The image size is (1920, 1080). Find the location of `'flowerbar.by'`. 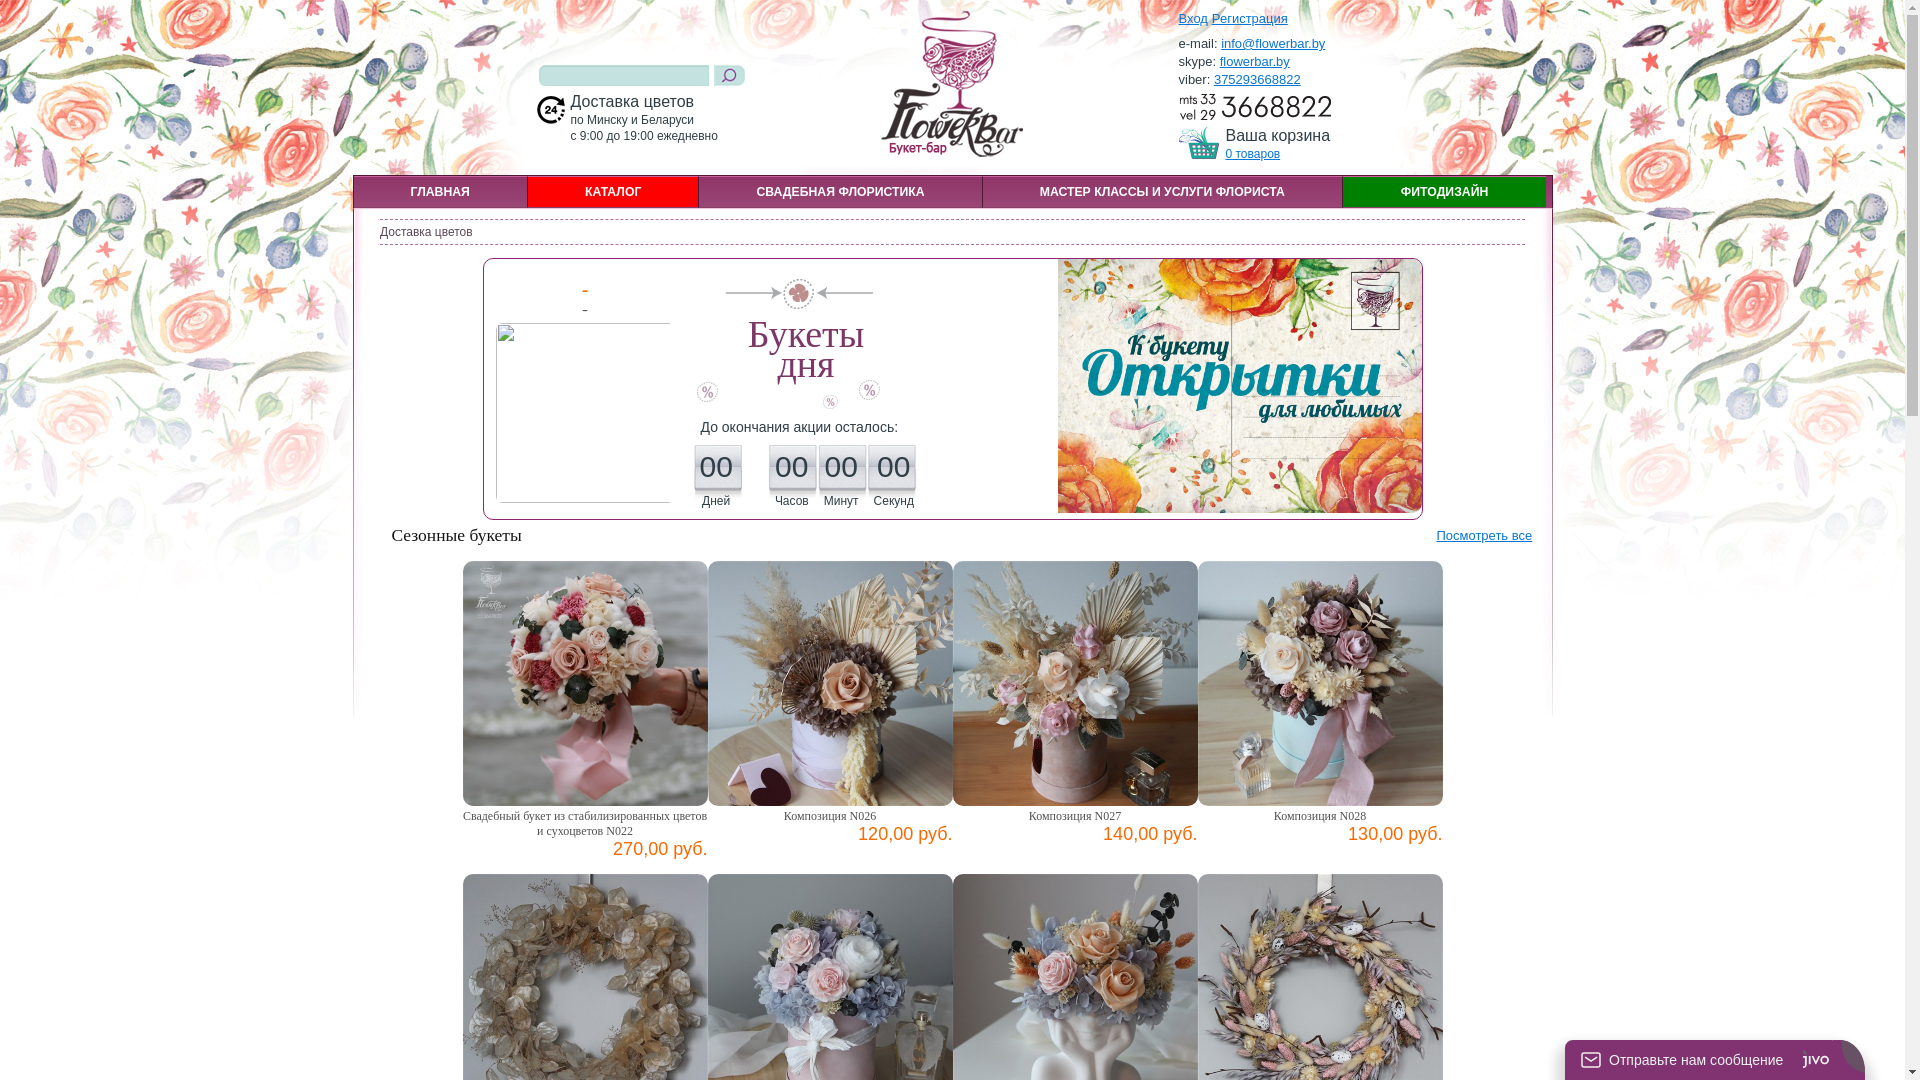

'flowerbar.by' is located at coordinates (1253, 60).